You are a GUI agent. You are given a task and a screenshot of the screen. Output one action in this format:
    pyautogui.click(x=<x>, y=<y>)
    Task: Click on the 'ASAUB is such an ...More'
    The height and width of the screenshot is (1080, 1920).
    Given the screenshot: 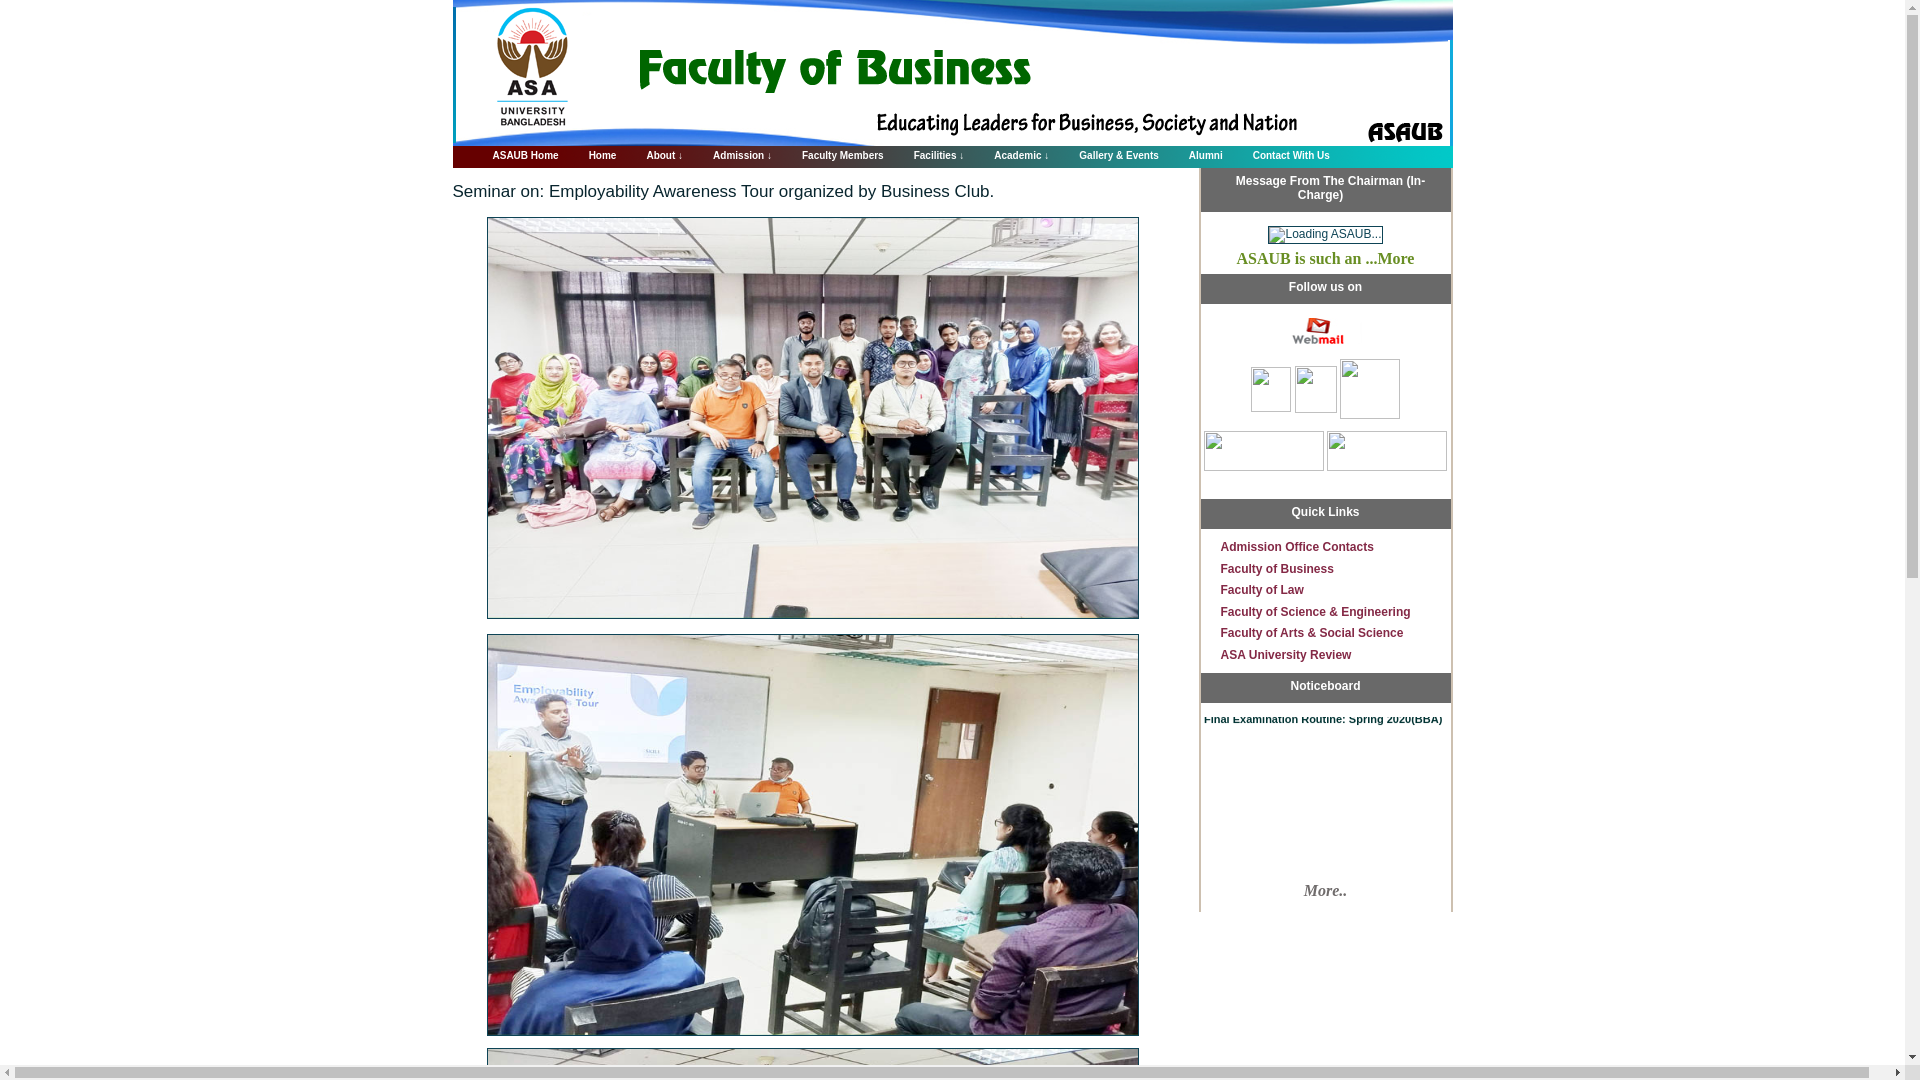 What is the action you would take?
    pyautogui.click(x=1325, y=257)
    